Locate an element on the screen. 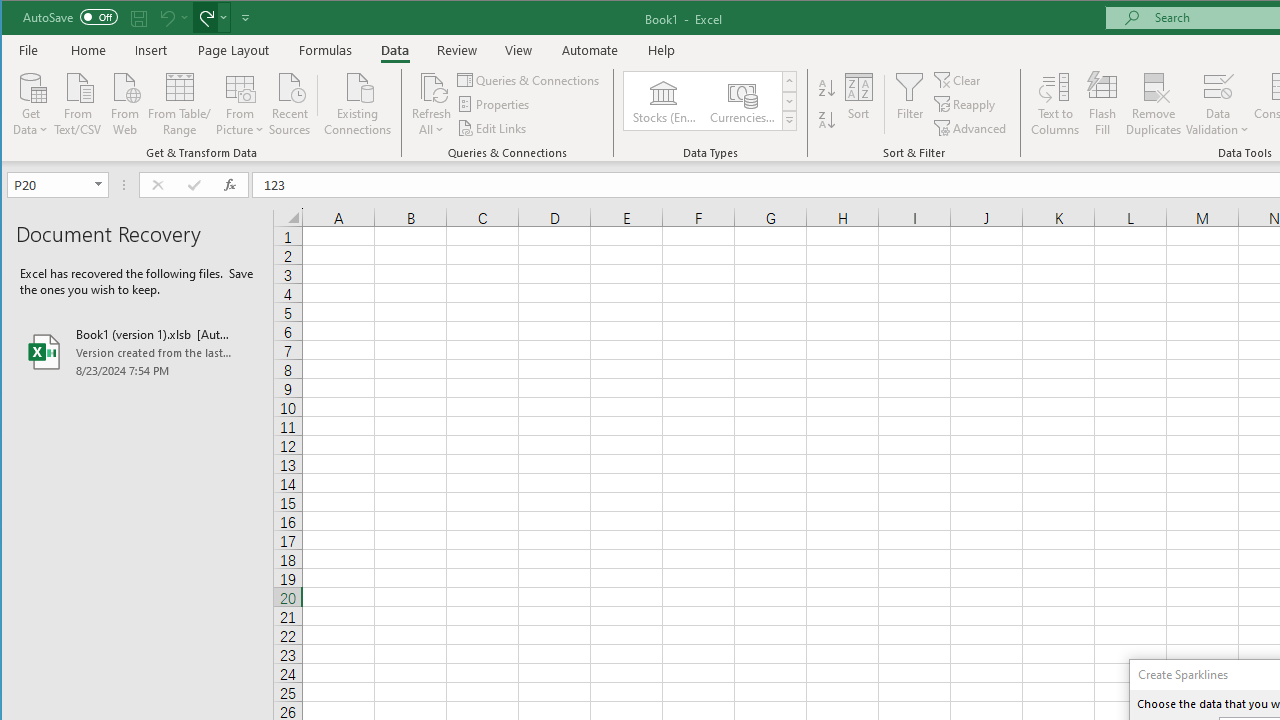 The image size is (1280, 720). 'AutomationID: ConvertToLinkedEntity' is located at coordinates (711, 101).